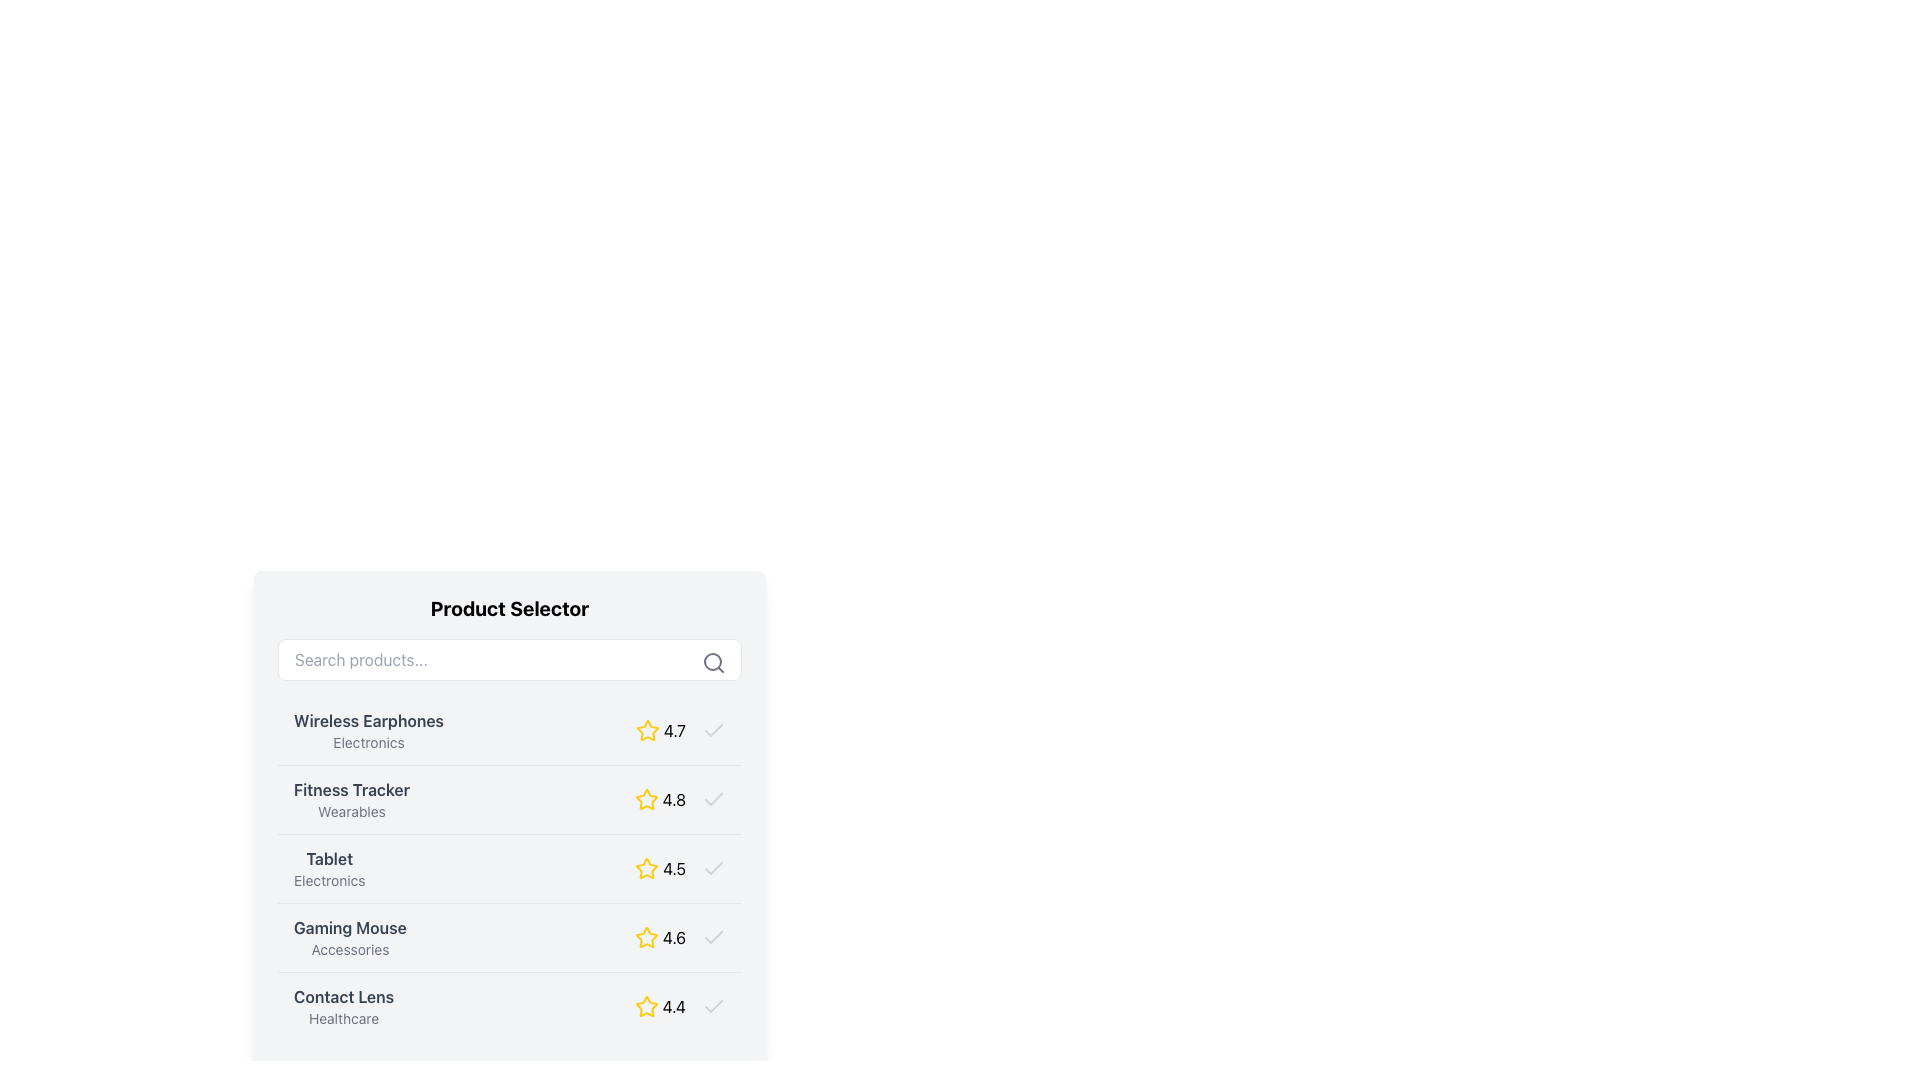  Describe the element at coordinates (646, 1006) in the screenshot. I see `the star icon indicating the rating for 'Contact Lens', which is located adjacent to the rating number 4.4 in the last item of the list` at that location.